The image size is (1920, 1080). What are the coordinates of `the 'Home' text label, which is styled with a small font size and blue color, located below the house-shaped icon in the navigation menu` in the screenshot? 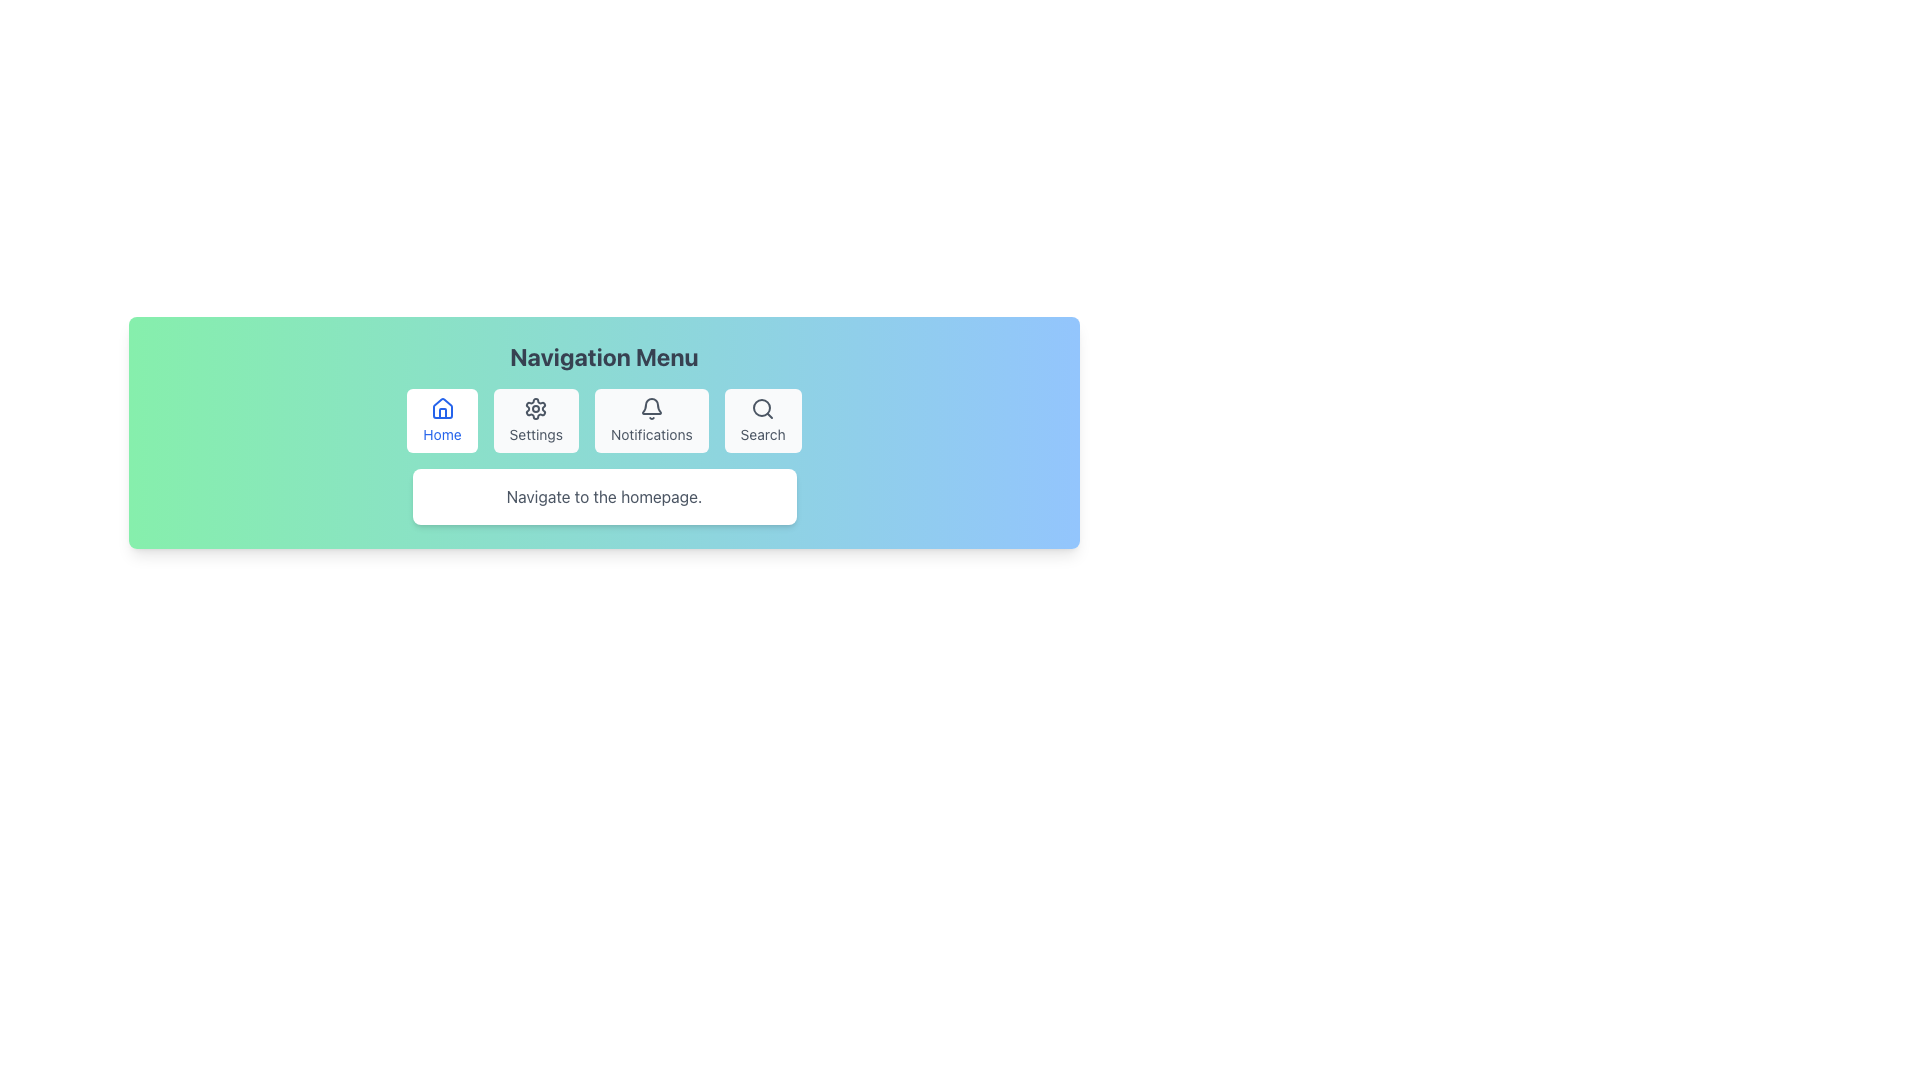 It's located at (441, 434).